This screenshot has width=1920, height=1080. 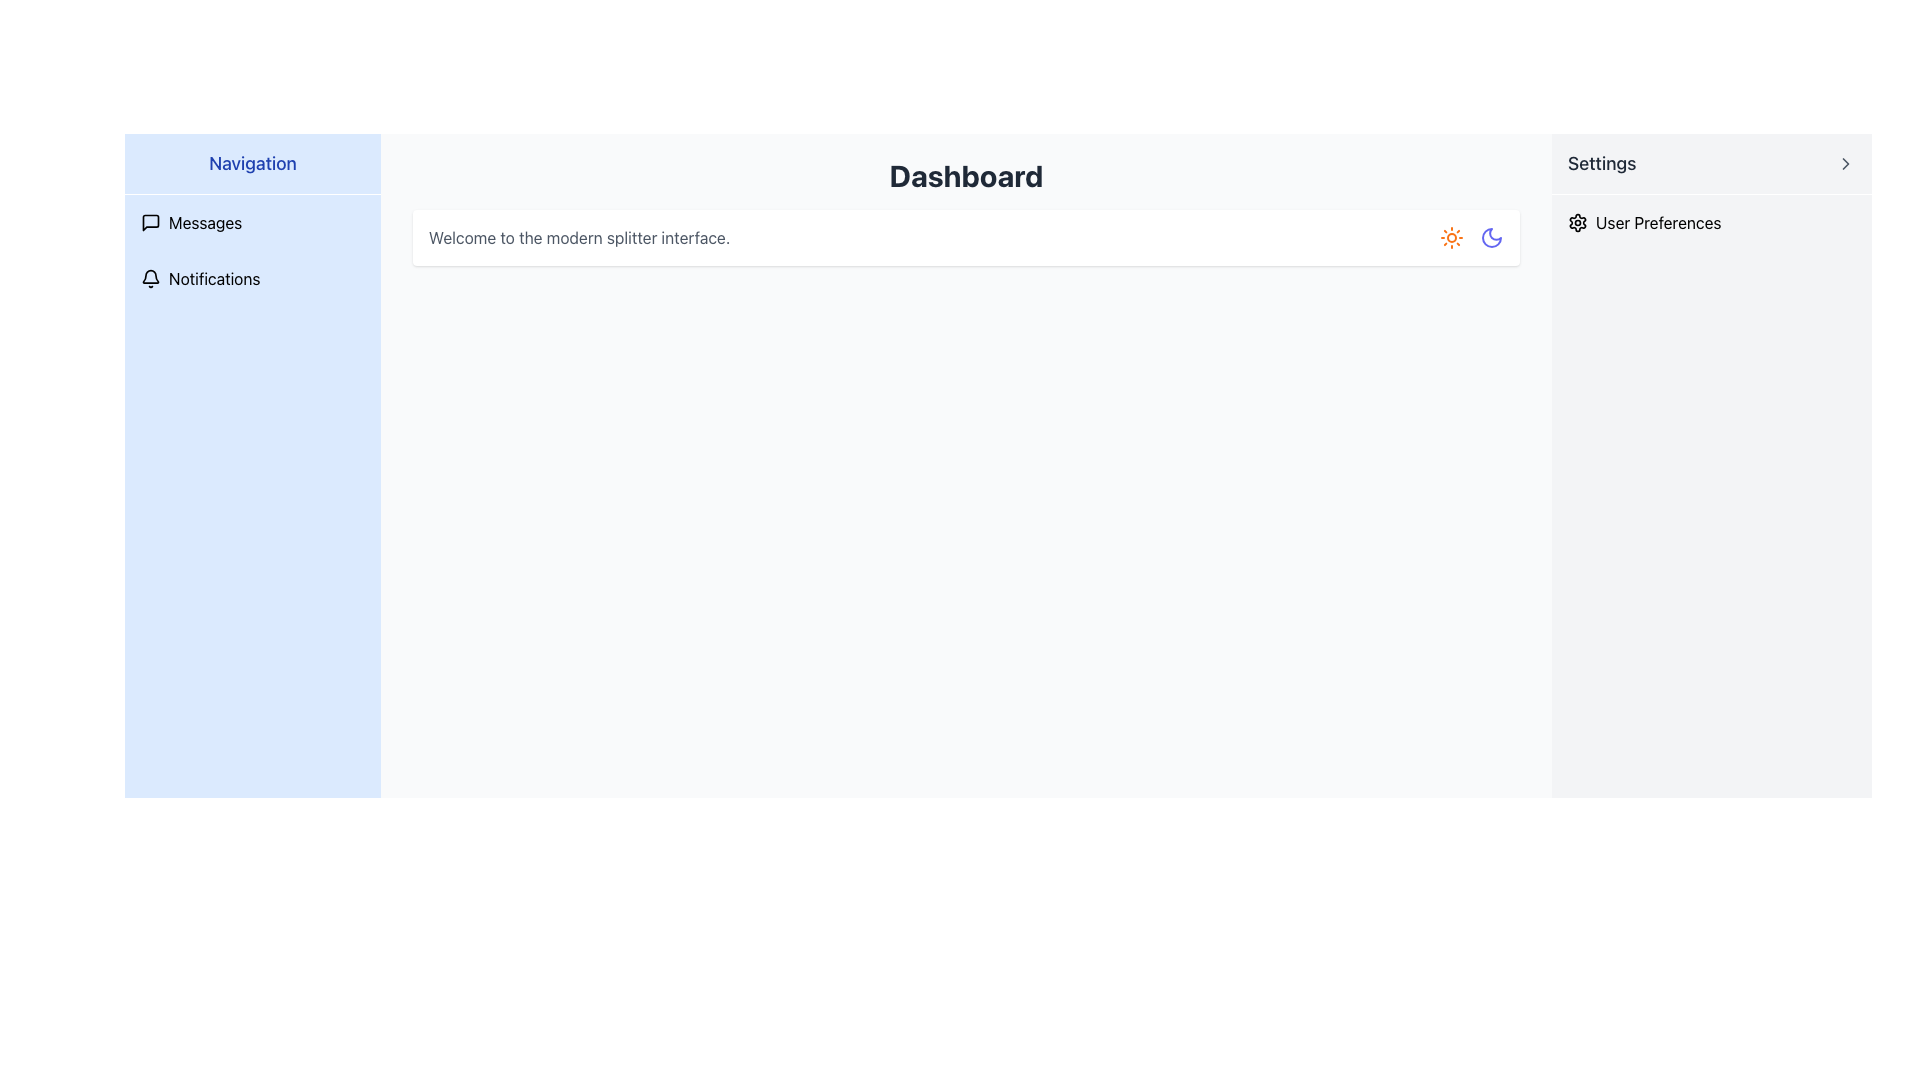 I want to click on the navigation icon in the top-right corner of the 'Settings' section, so click(x=1845, y=163).